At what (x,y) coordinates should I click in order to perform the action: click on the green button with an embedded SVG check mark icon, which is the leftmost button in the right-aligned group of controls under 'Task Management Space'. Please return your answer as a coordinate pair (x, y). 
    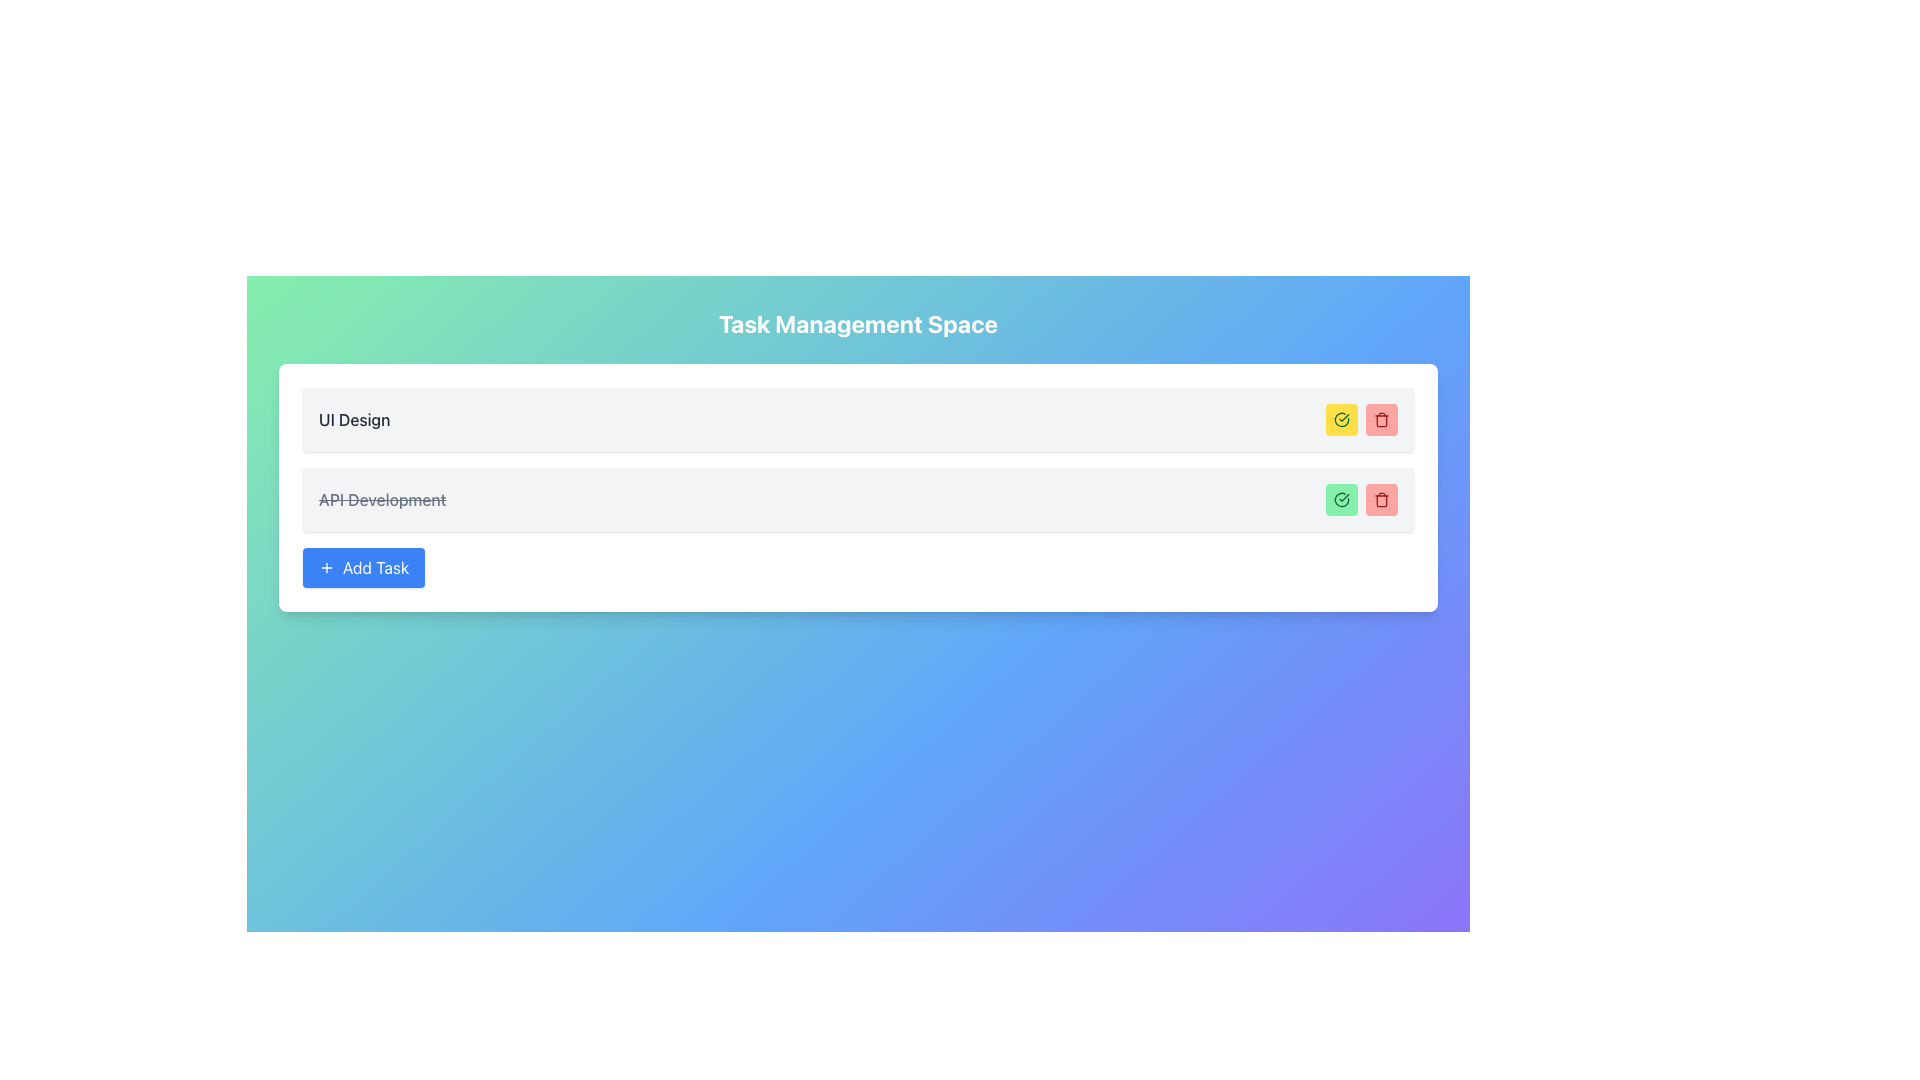
    Looking at the image, I should click on (1342, 499).